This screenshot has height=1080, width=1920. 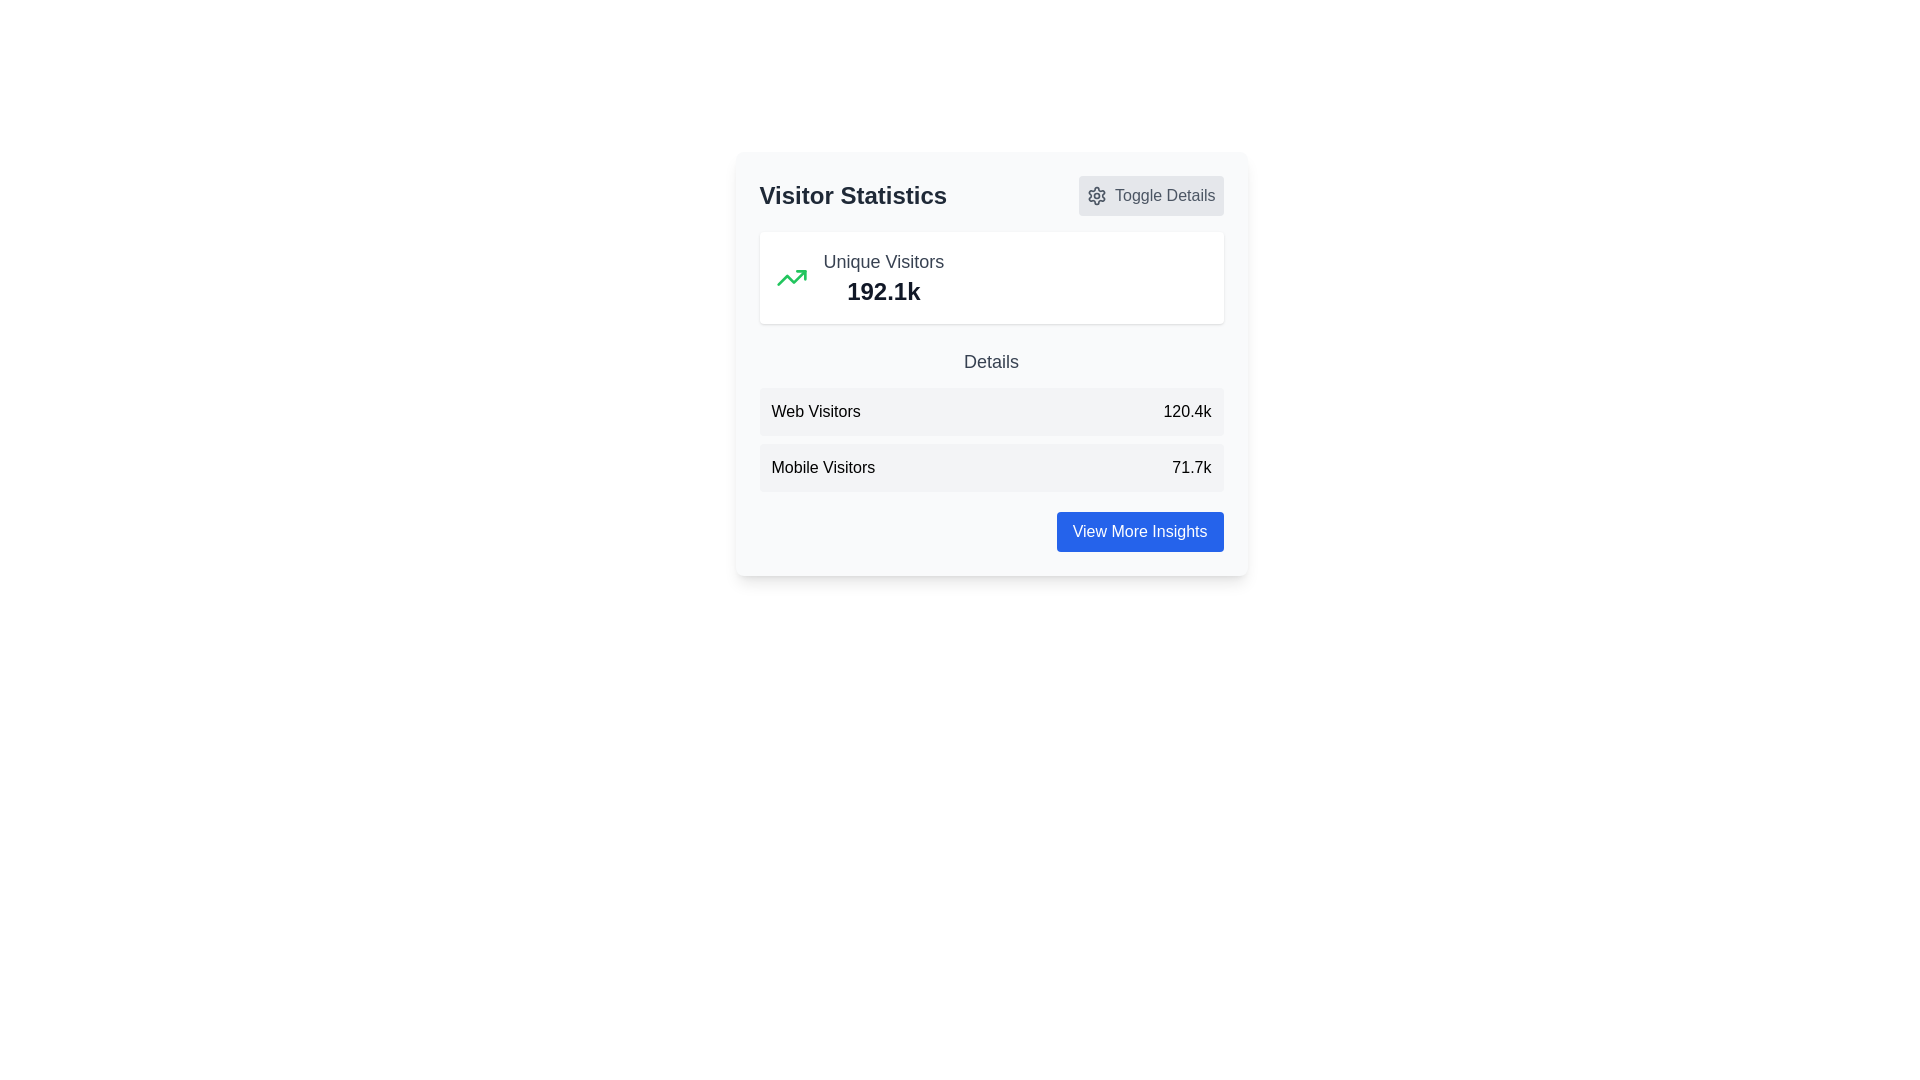 I want to click on the gear-like settings SVG icon within the 'Toggle Details' button, so click(x=1096, y=196).